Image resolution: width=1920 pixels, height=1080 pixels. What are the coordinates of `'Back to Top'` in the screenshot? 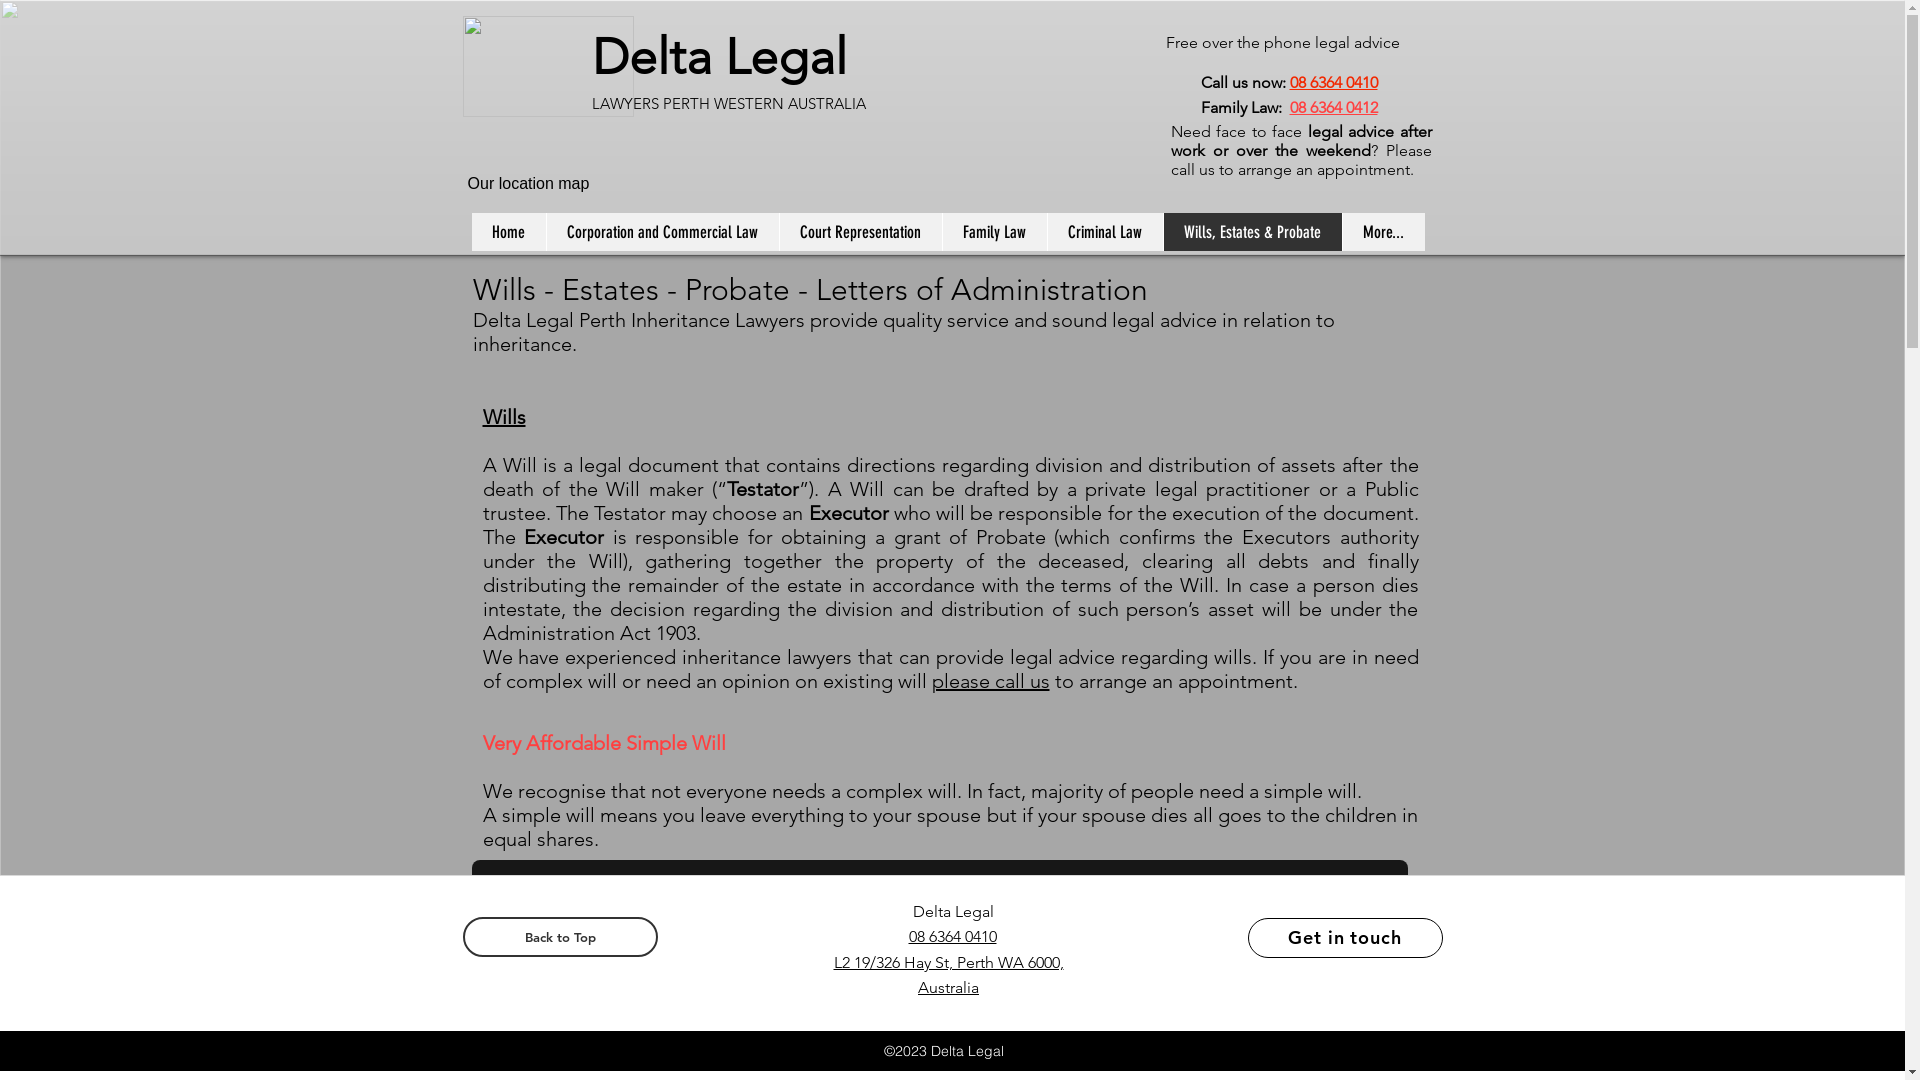 It's located at (460, 937).